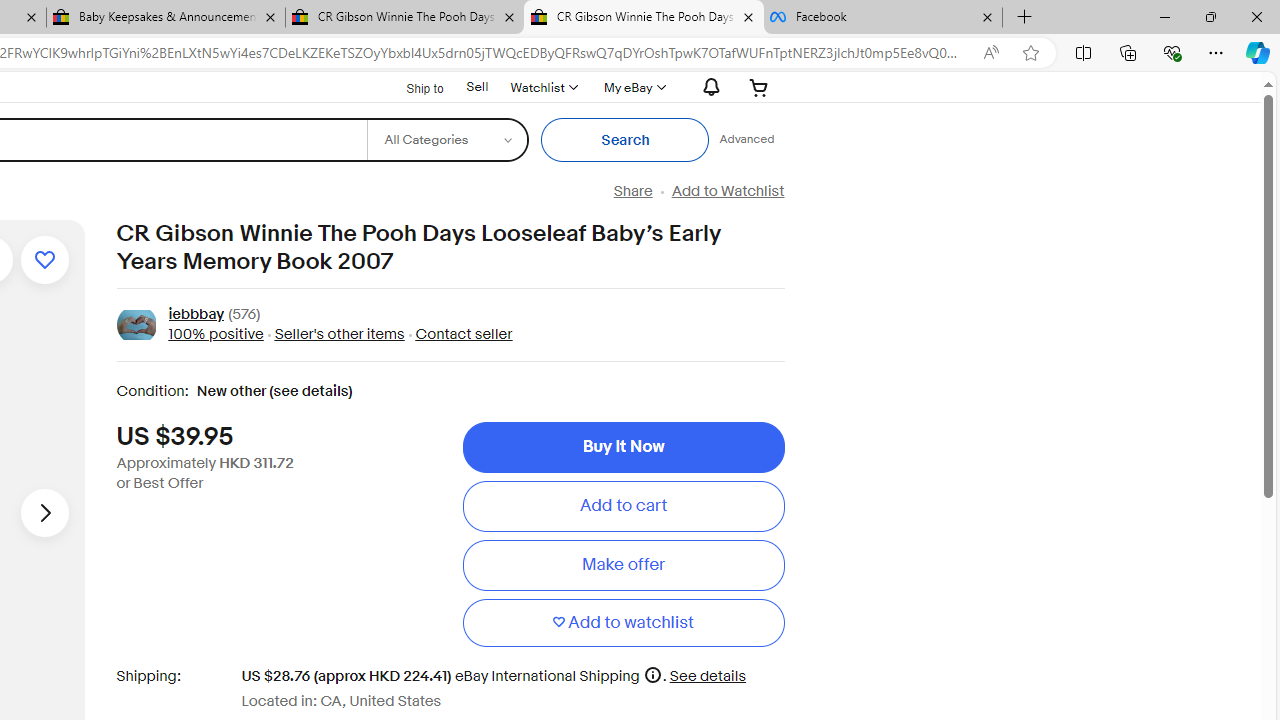  I want to click on 'My eBayExpand My eBay', so click(631, 86).